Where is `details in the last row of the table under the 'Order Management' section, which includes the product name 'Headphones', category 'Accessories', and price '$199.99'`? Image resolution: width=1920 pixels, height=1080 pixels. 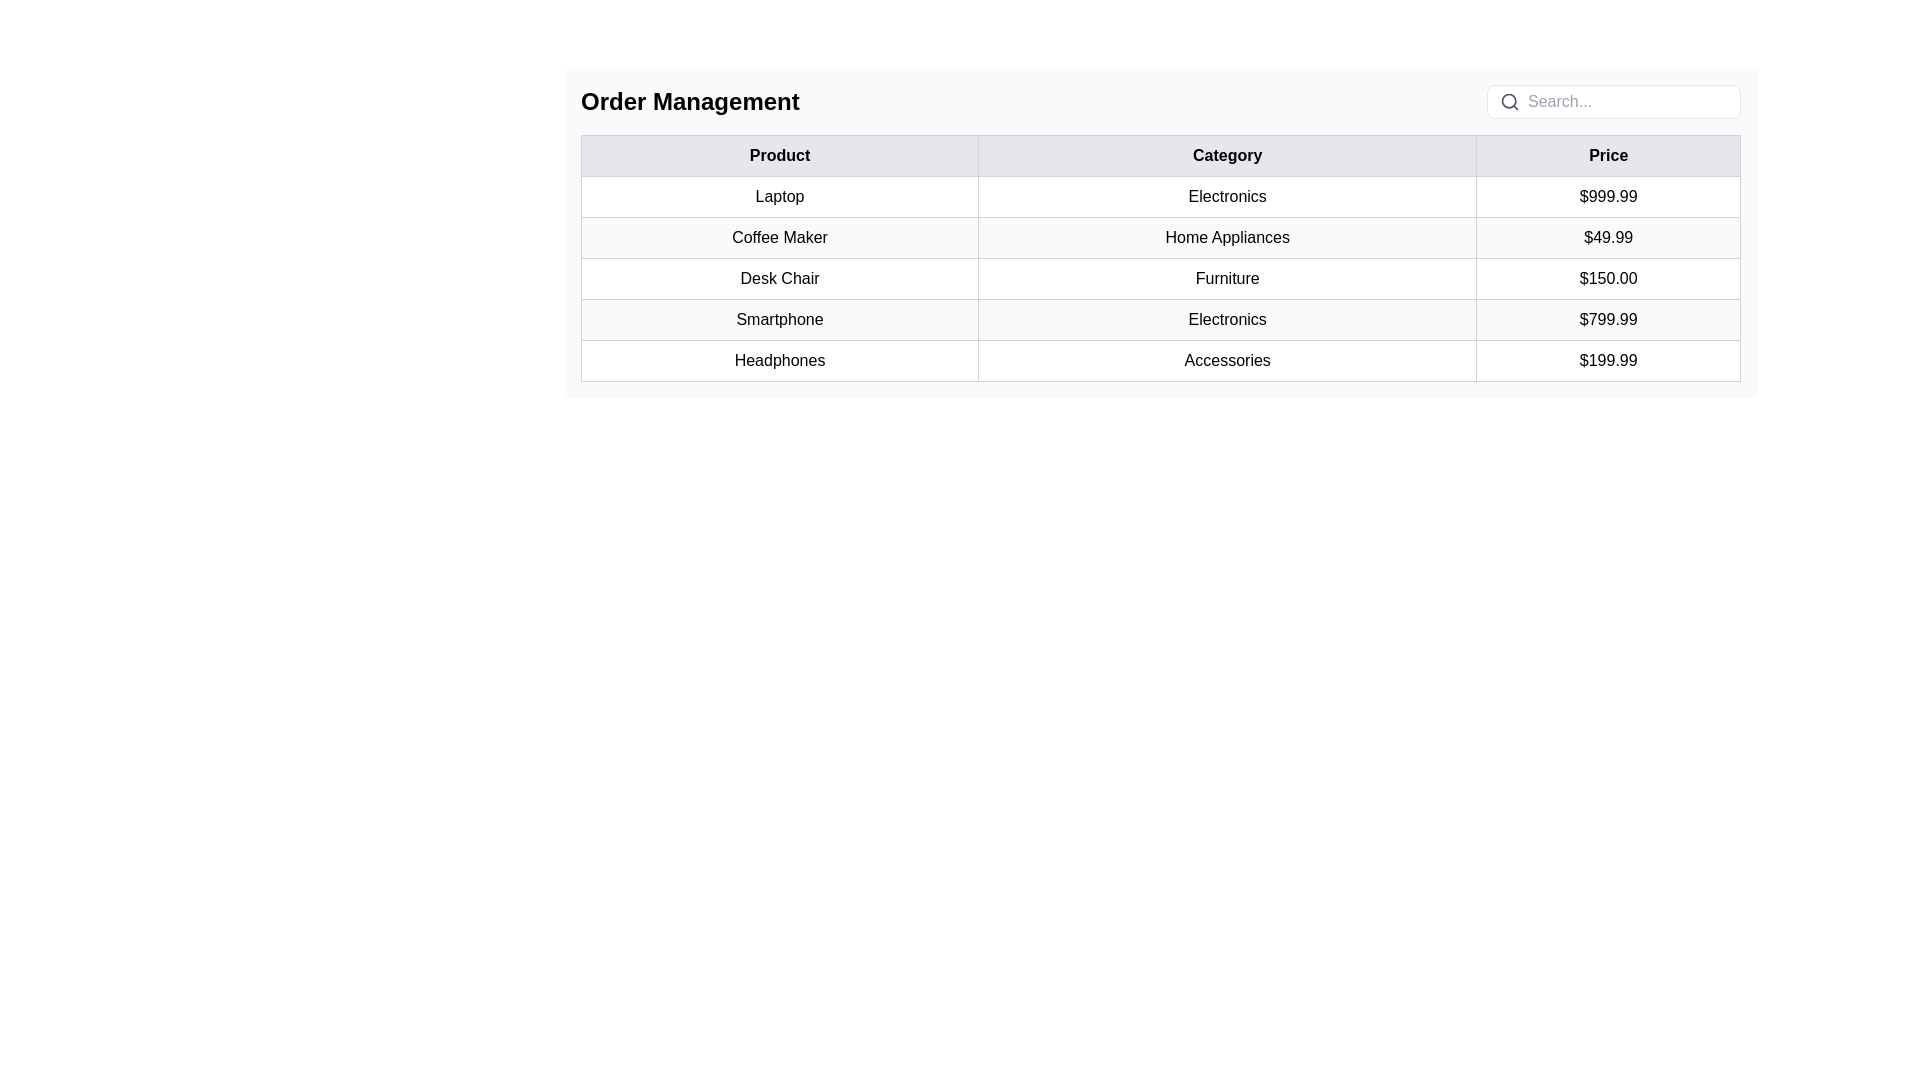 details in the last row of the table under the 'Order Management' section, which includes the product name 'Headphones', category 'Accessories', and price '$199.99' is located at coordinates (1161, 361).